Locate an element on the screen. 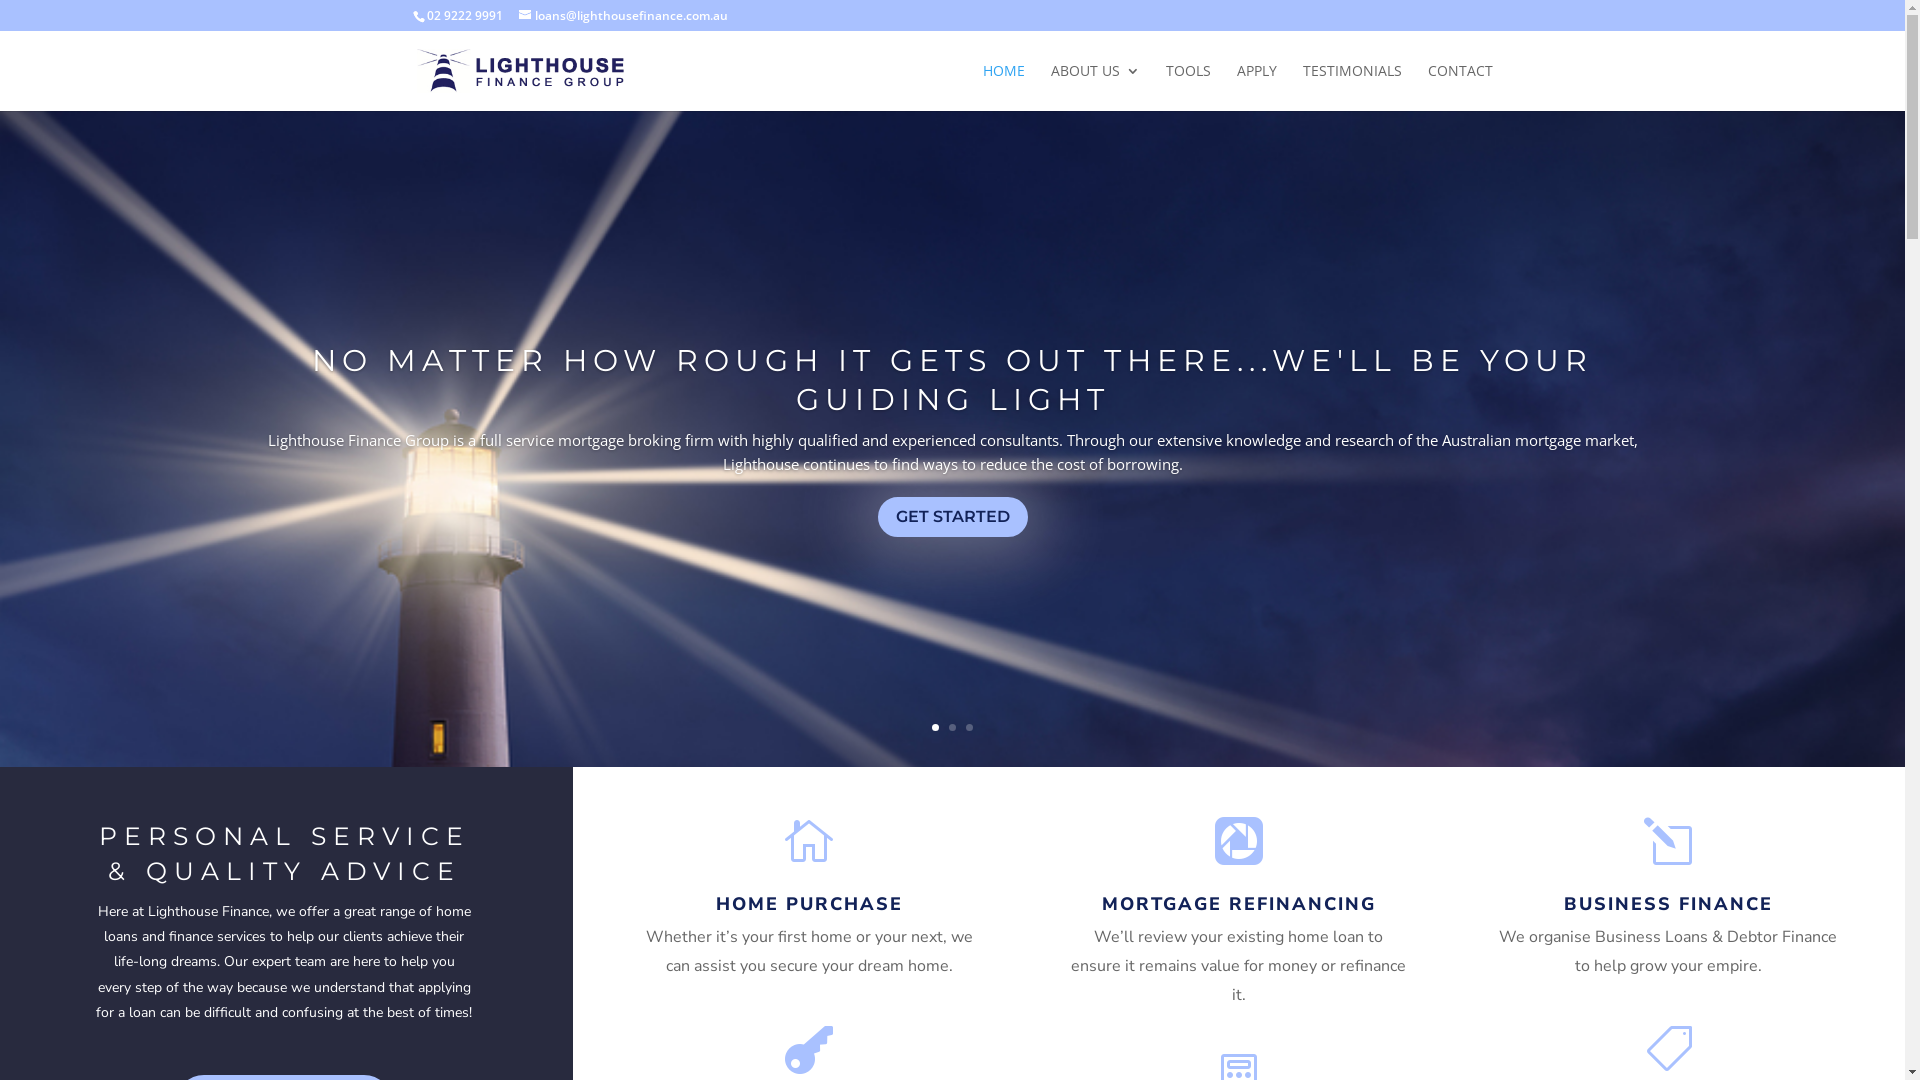 This screenshot has width=1920, height=1080. '1' is located at coordinates (934, 727).